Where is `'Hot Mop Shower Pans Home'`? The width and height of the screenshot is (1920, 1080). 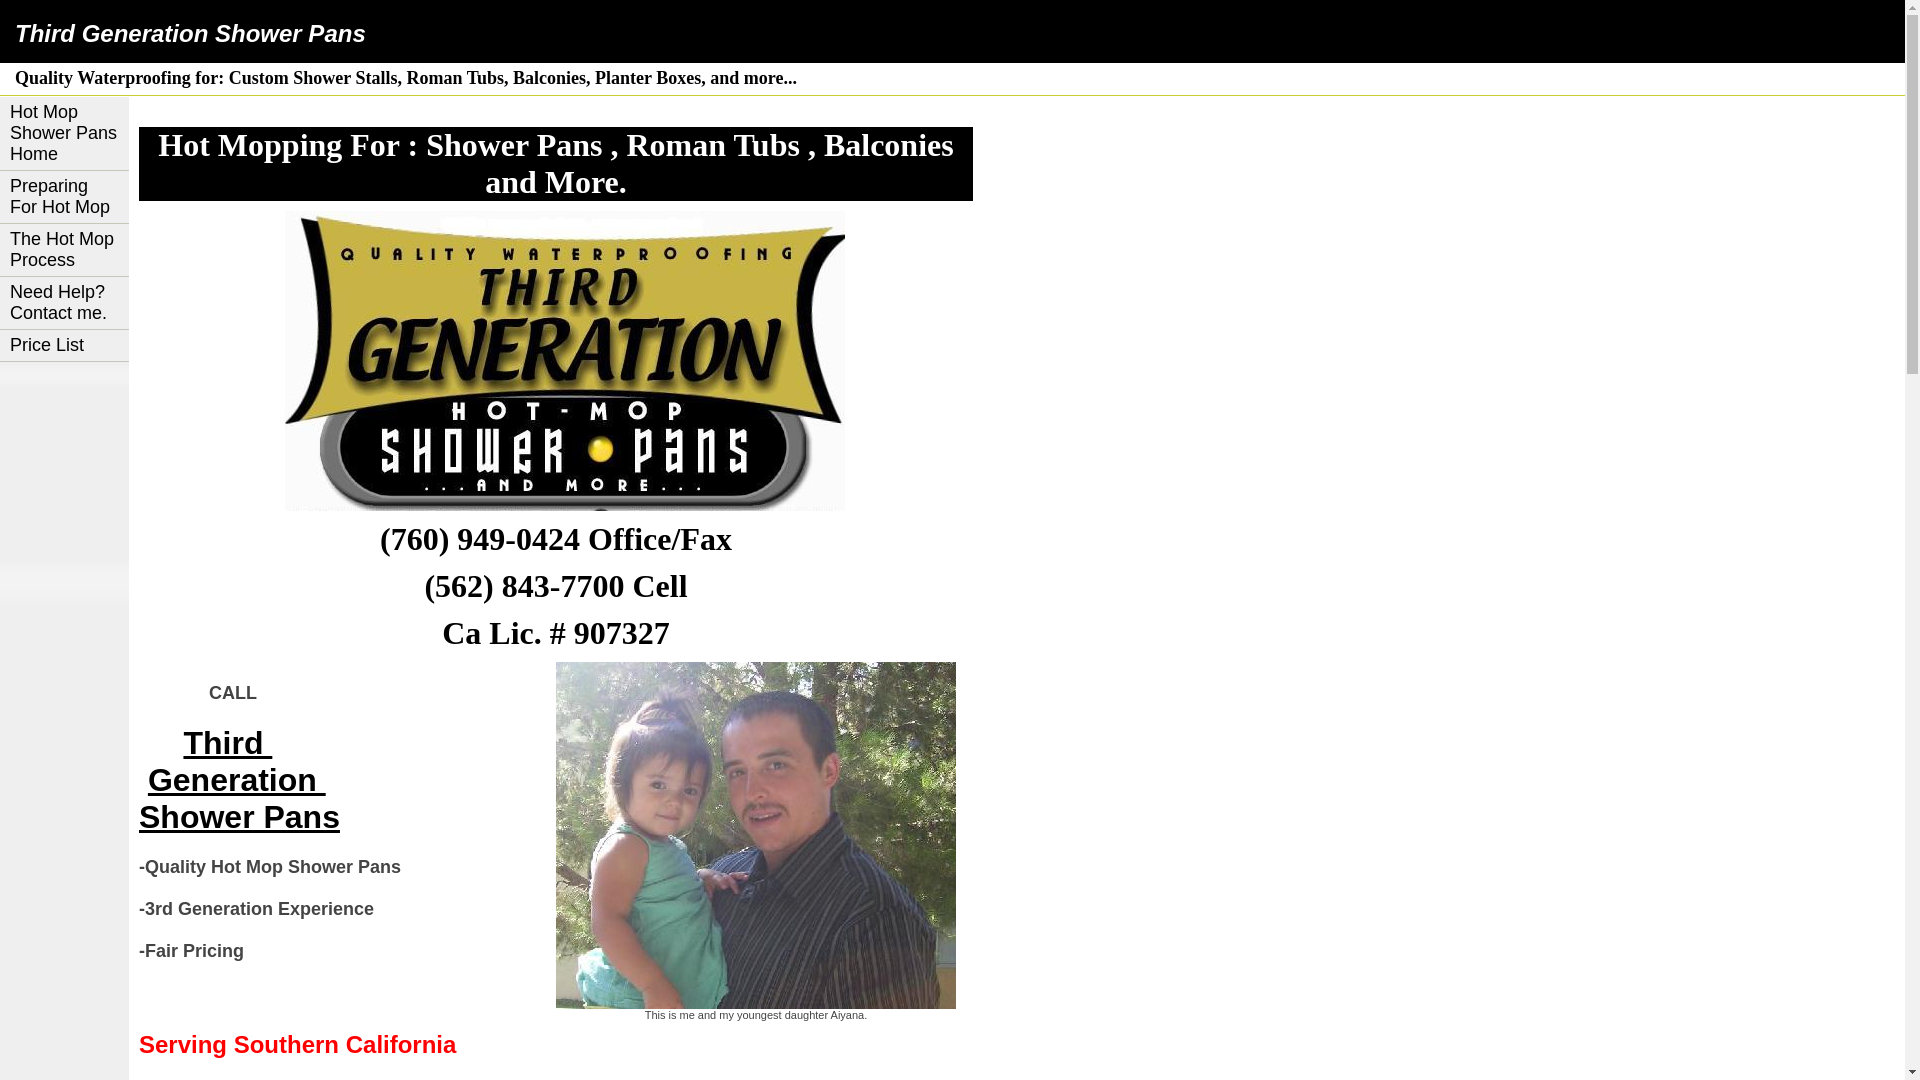 'Hot Mop Shower Pans Home' is located at coordinates (64, 134).